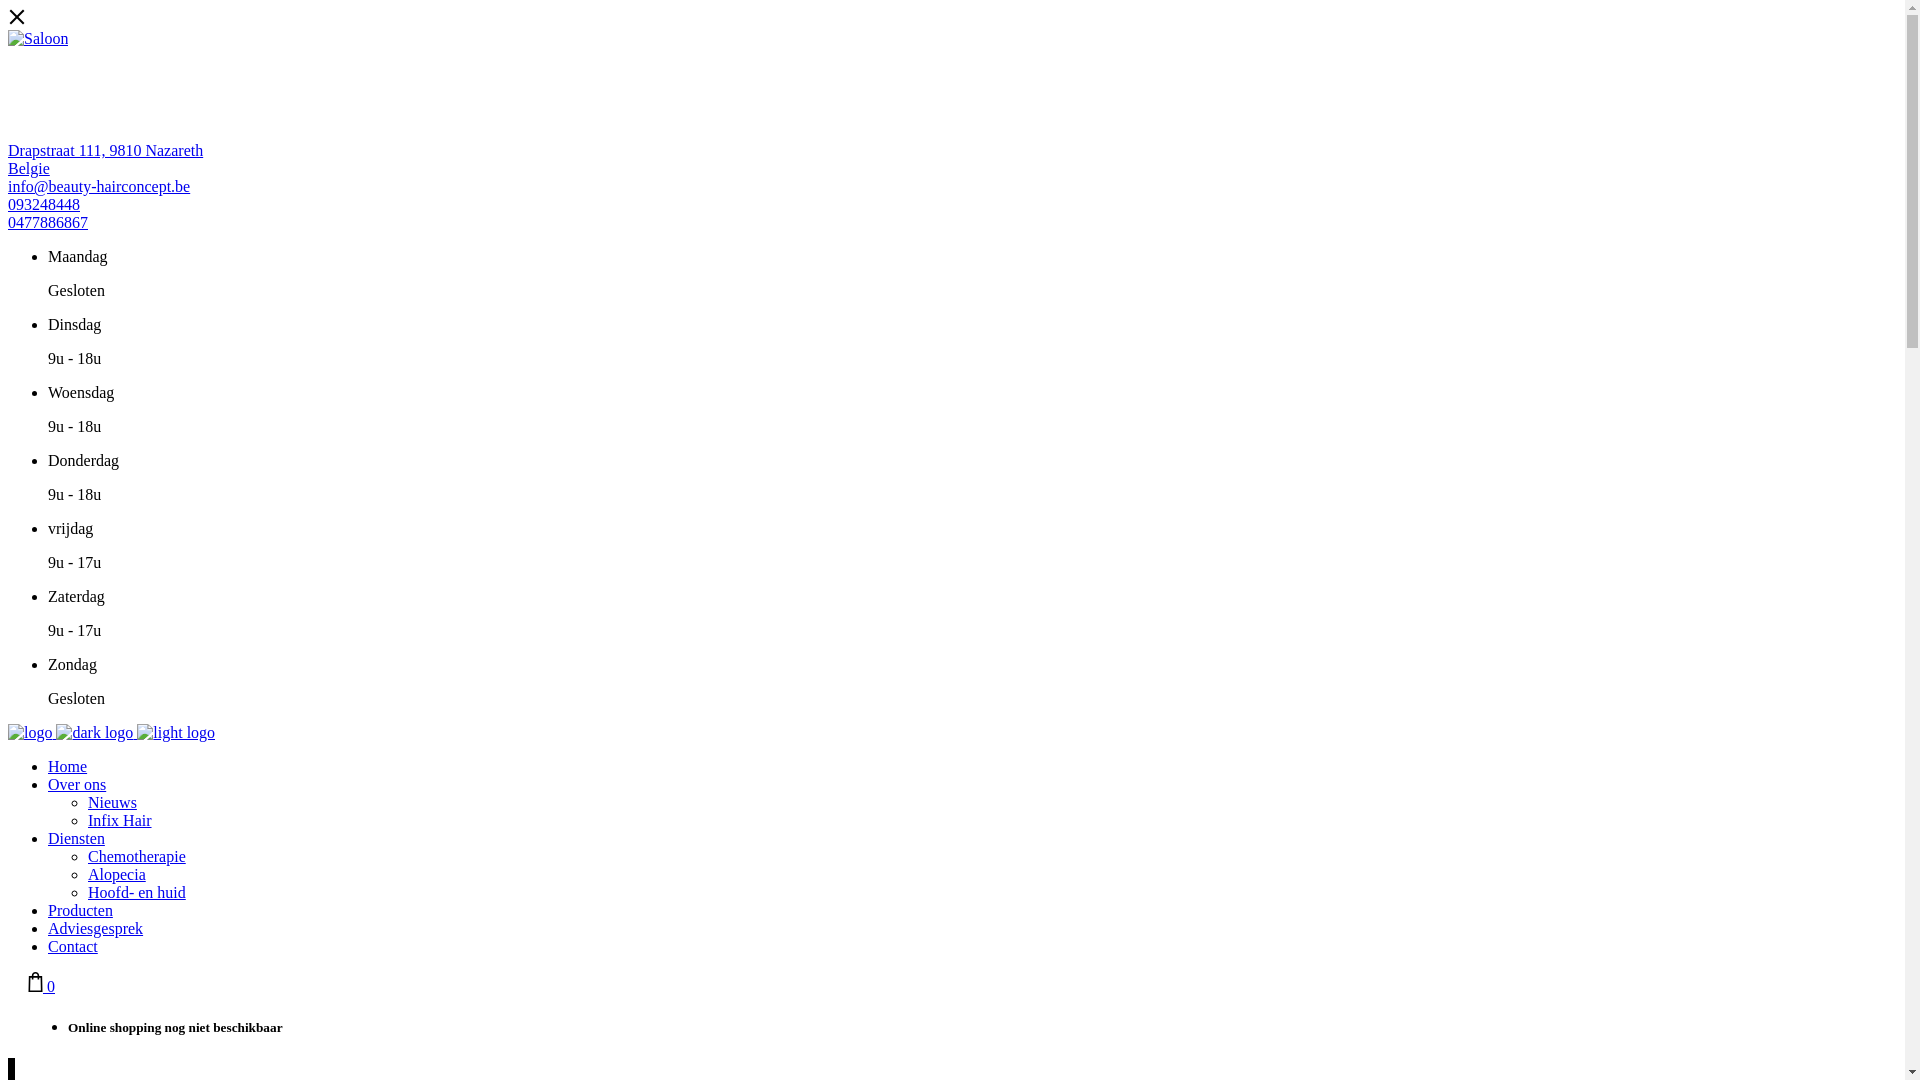  What do you see at coordinates (72, 945) in the screenshot?
I see `'Contact'` at bounding box center [72, 945].